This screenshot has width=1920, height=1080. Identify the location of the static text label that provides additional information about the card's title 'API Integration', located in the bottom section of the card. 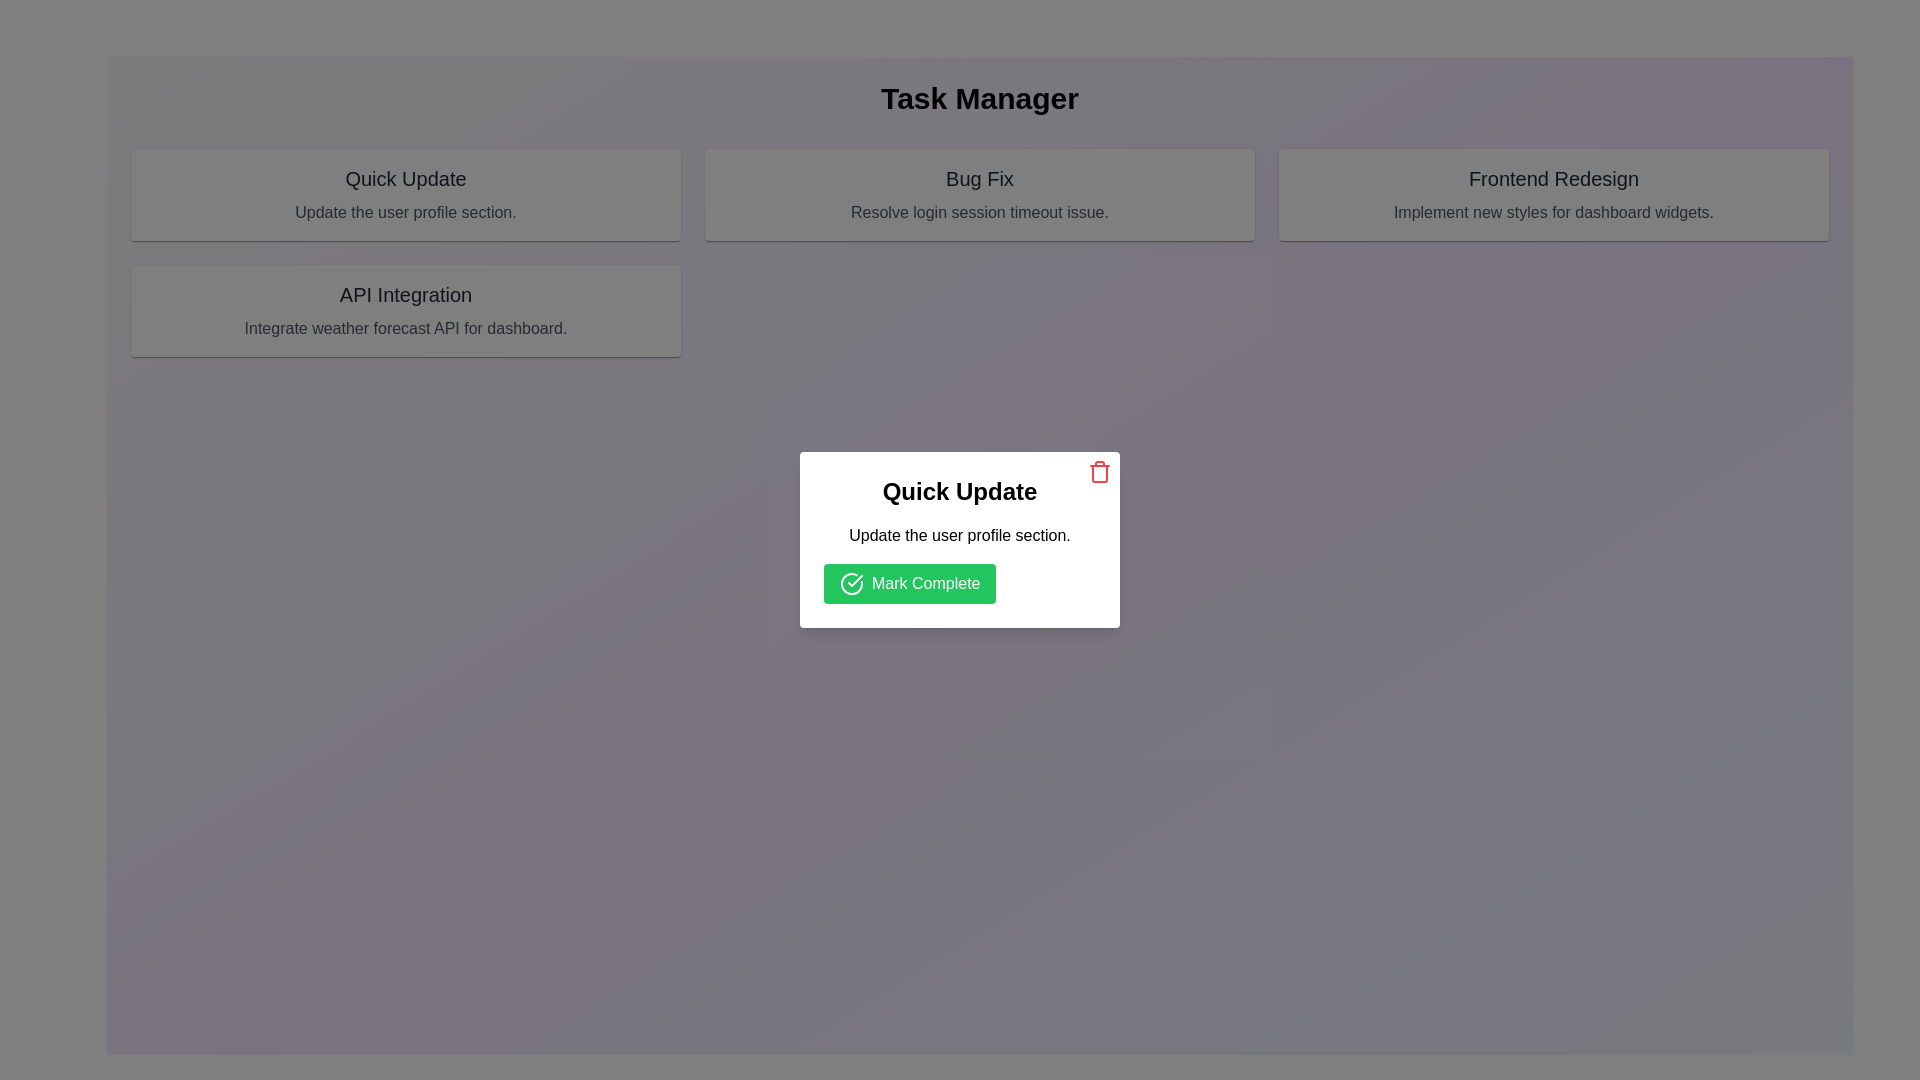
(405, 327).